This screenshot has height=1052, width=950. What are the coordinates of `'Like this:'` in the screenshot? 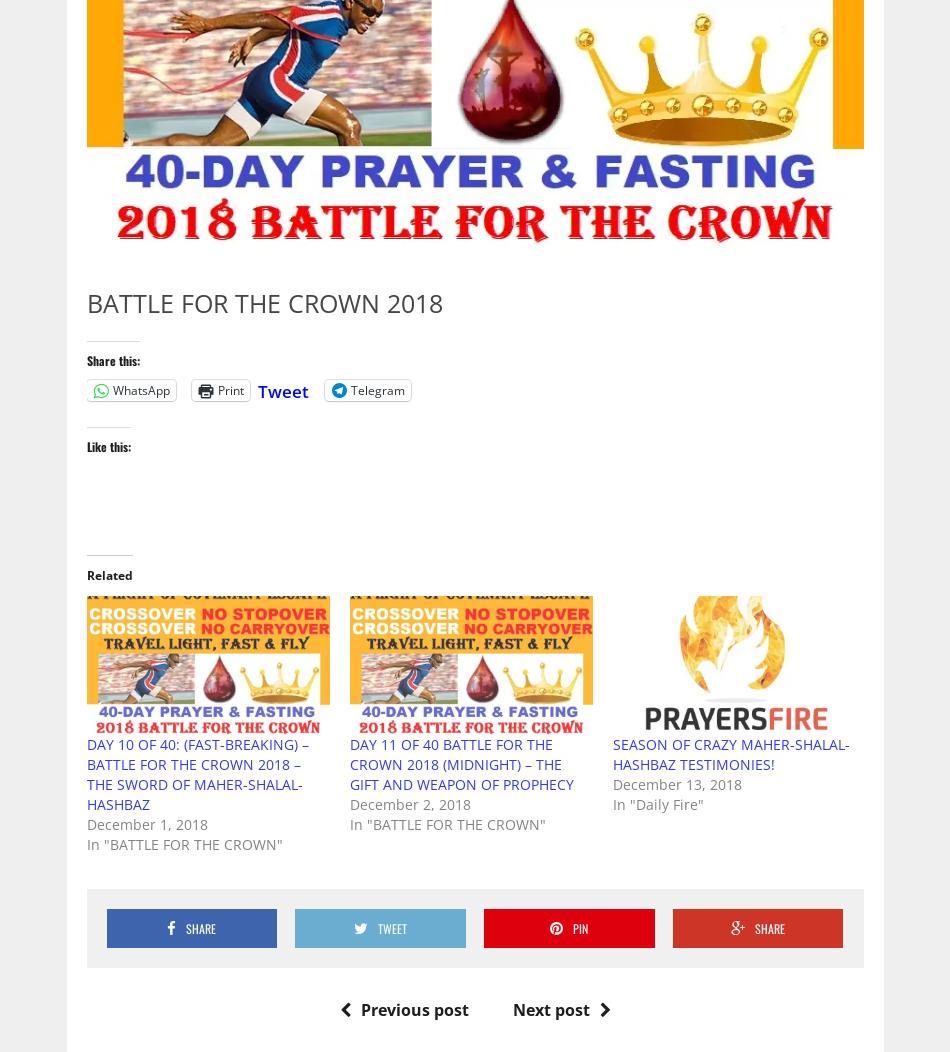 It's located at (108, 445).